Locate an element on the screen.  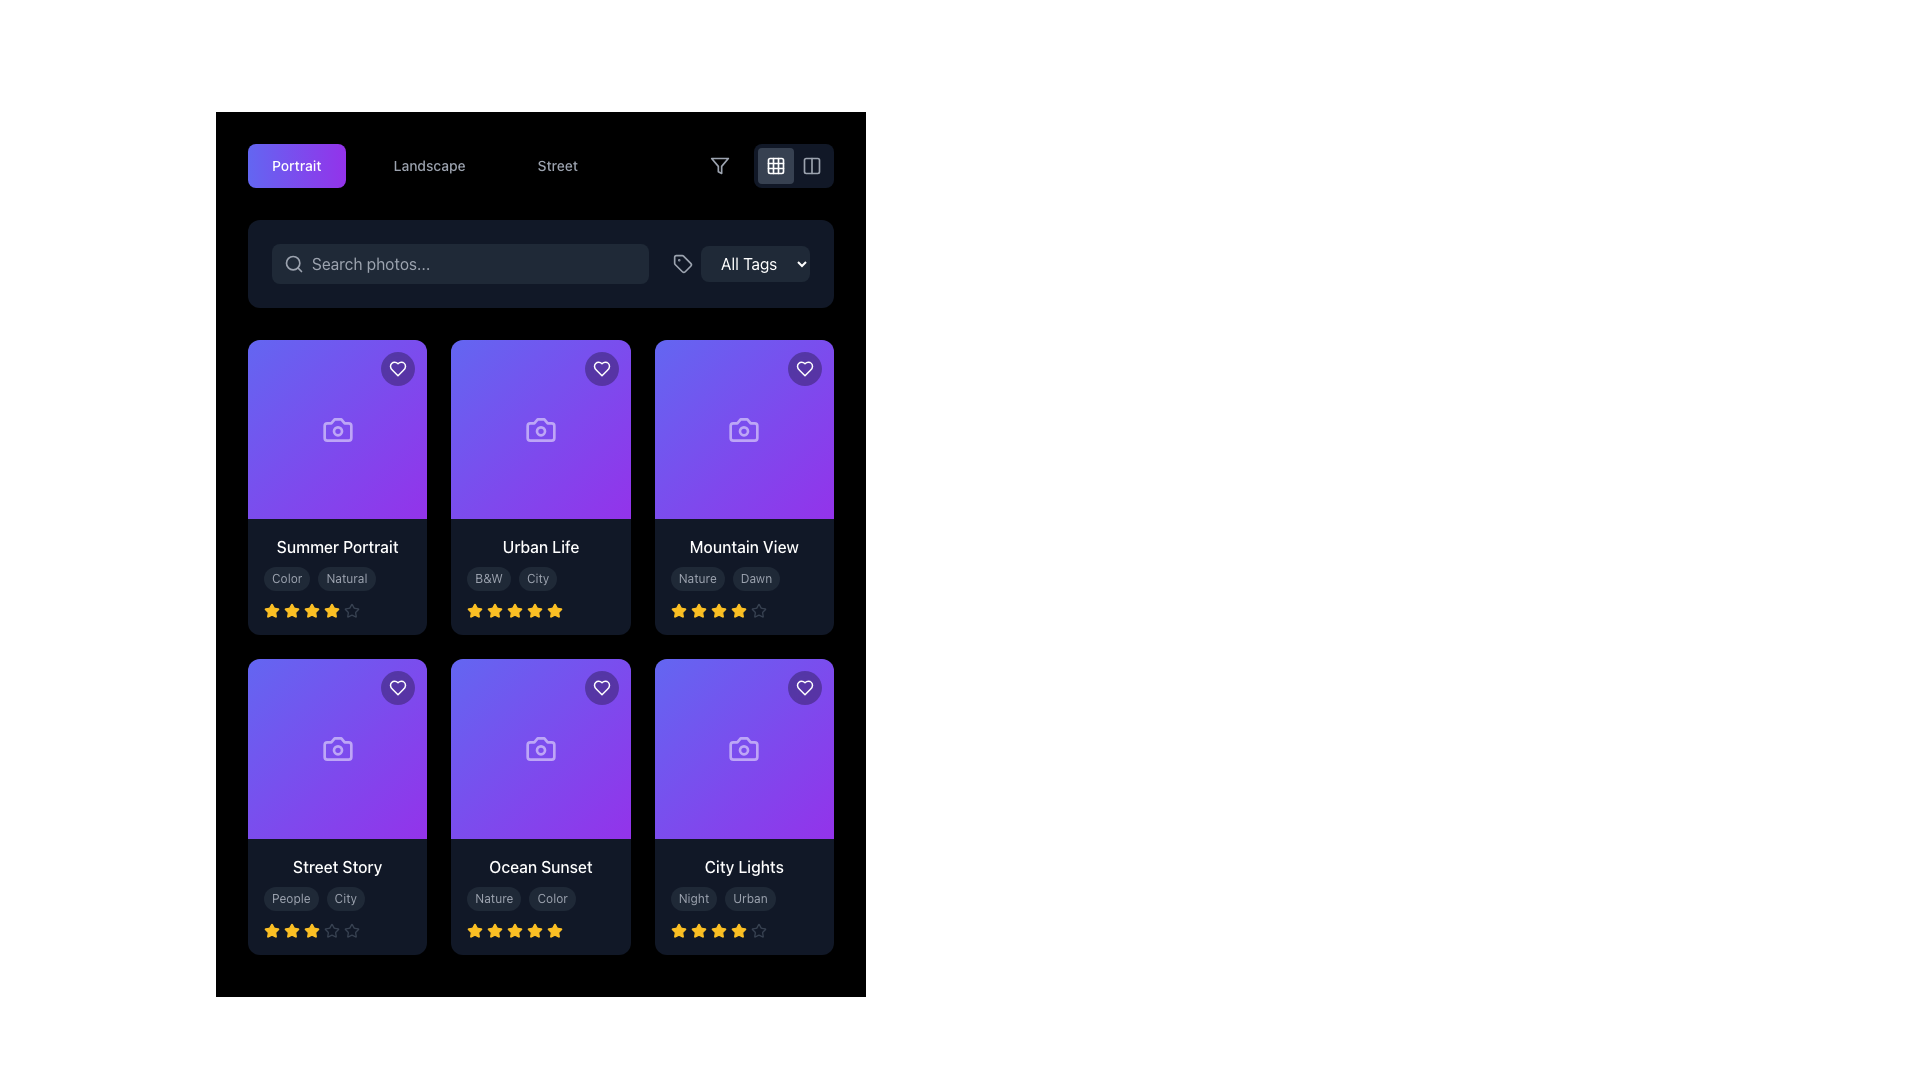
the interactive heart icon button for the 'Ocean Sunset' item is located at coordinates (600, 687).